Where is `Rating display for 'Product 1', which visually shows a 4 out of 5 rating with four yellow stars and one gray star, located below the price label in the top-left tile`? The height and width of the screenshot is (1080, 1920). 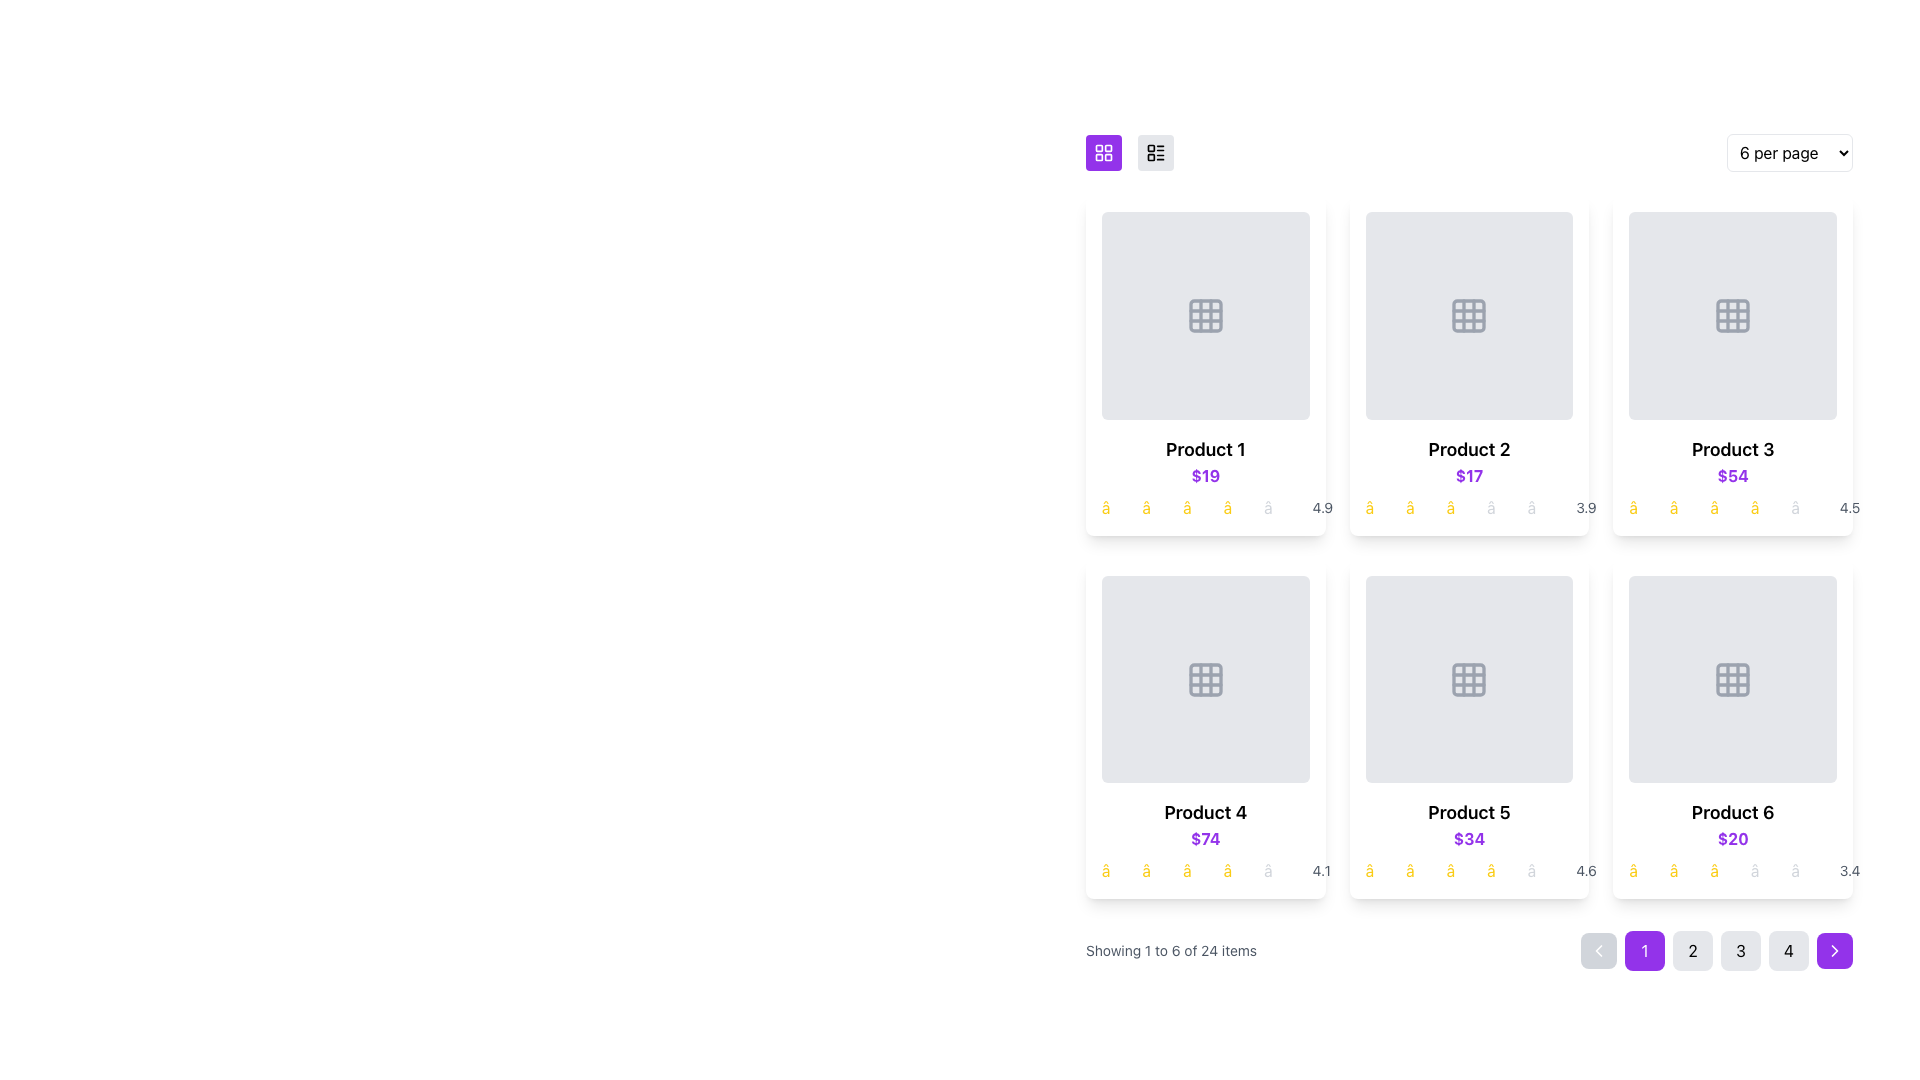
Rating display for 'Product 1', which visually shows a 4 out of 5 rating with four yellow stars and one gray star, located below the price label in the top-left tile is located at coordinates (1202, 506).